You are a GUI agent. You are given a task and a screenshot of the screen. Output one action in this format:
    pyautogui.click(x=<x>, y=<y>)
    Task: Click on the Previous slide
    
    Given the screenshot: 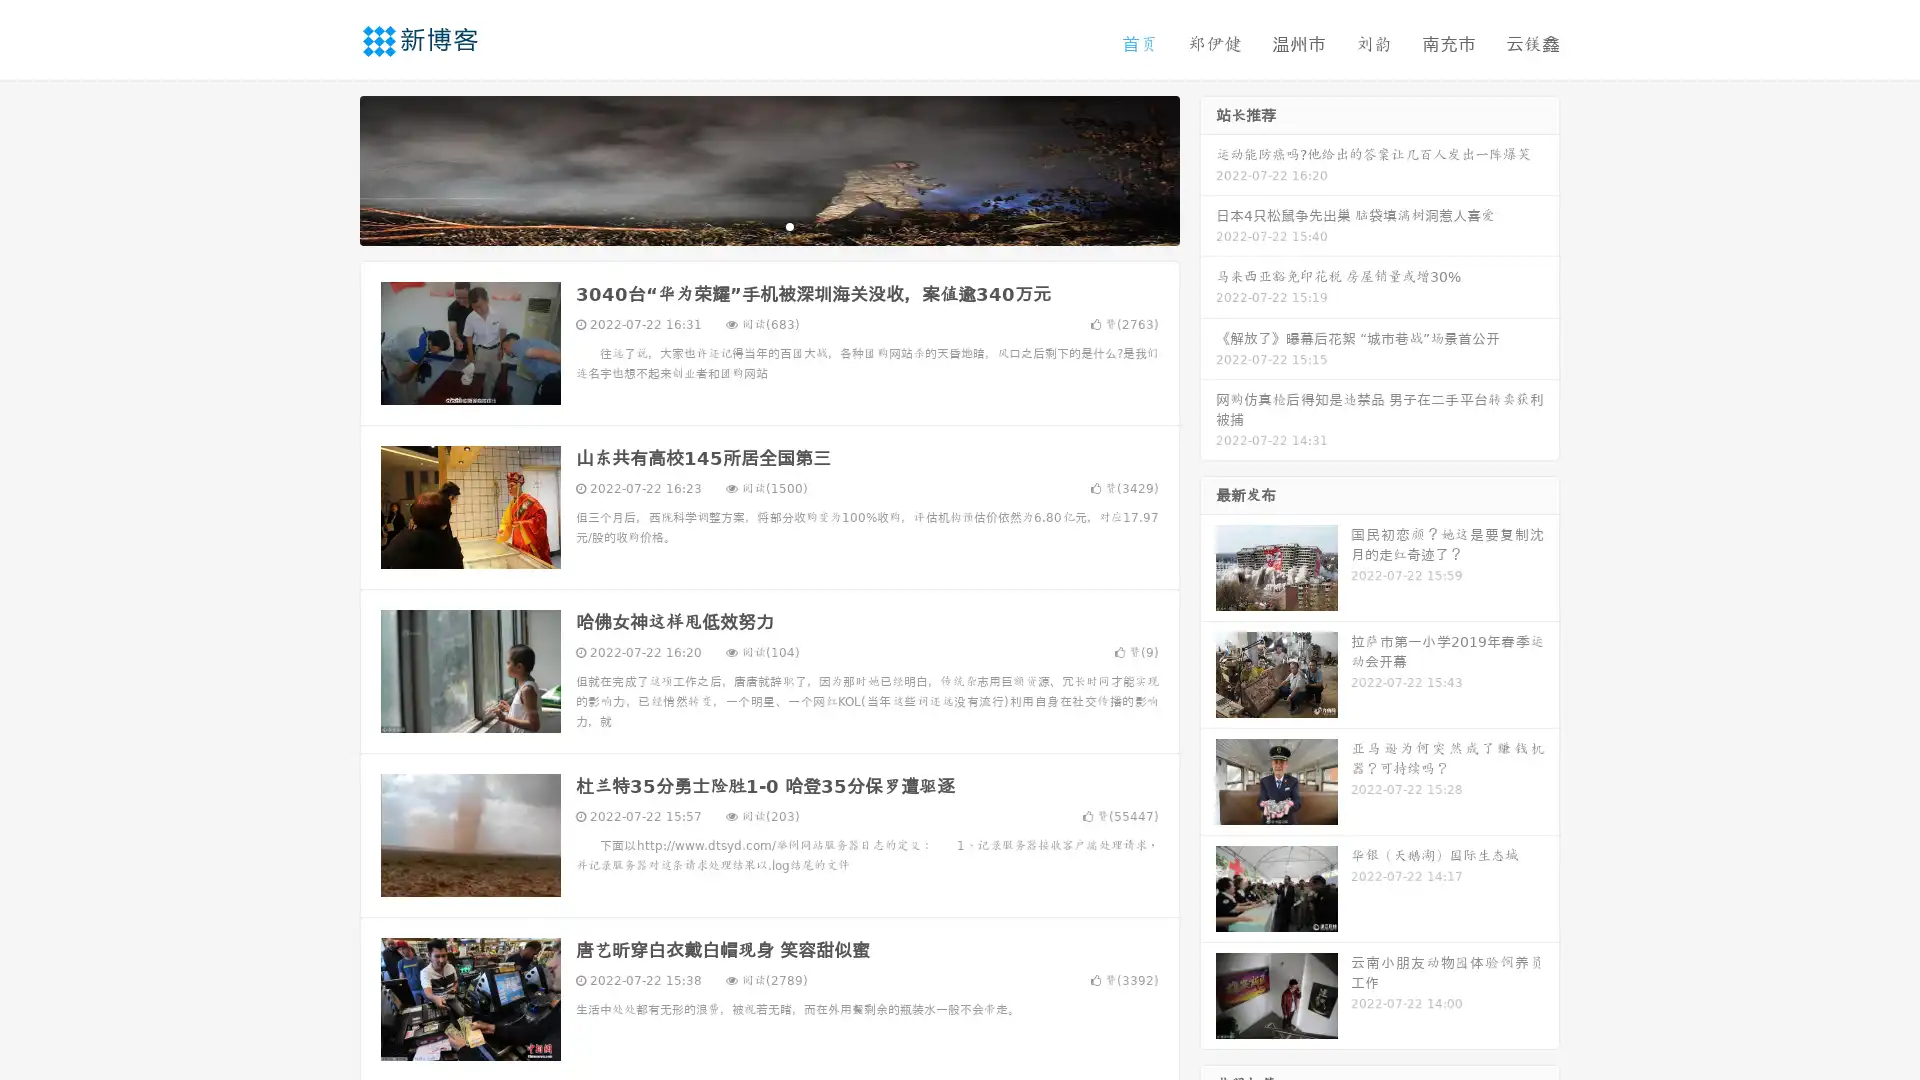 What is the action you would take?
    pyautogui.click(x=330, y=168)
    